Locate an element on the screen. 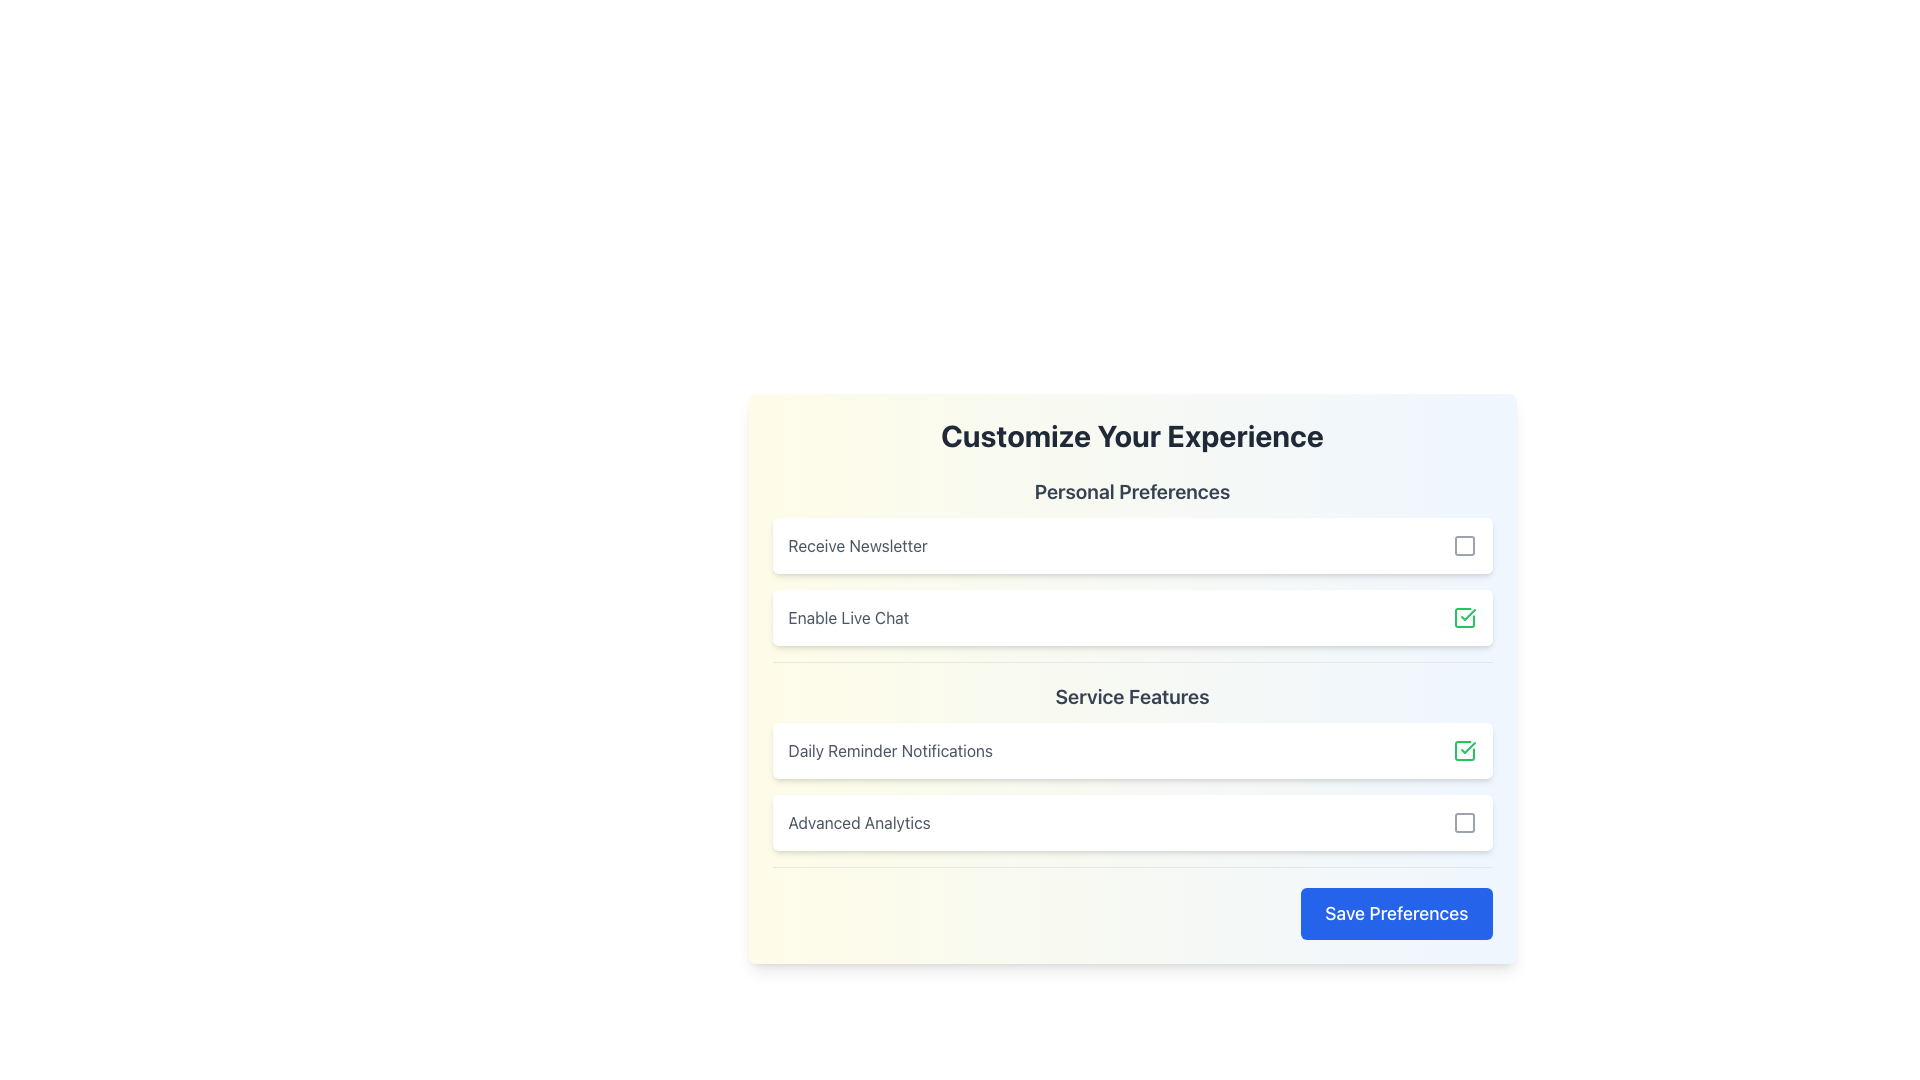 Image resolution: width=1920 pixels, height=1080 pixels. the checkboxes in the preference selection interface below the 'Customize Your Experience' title is located at coordinates (1132, 570).